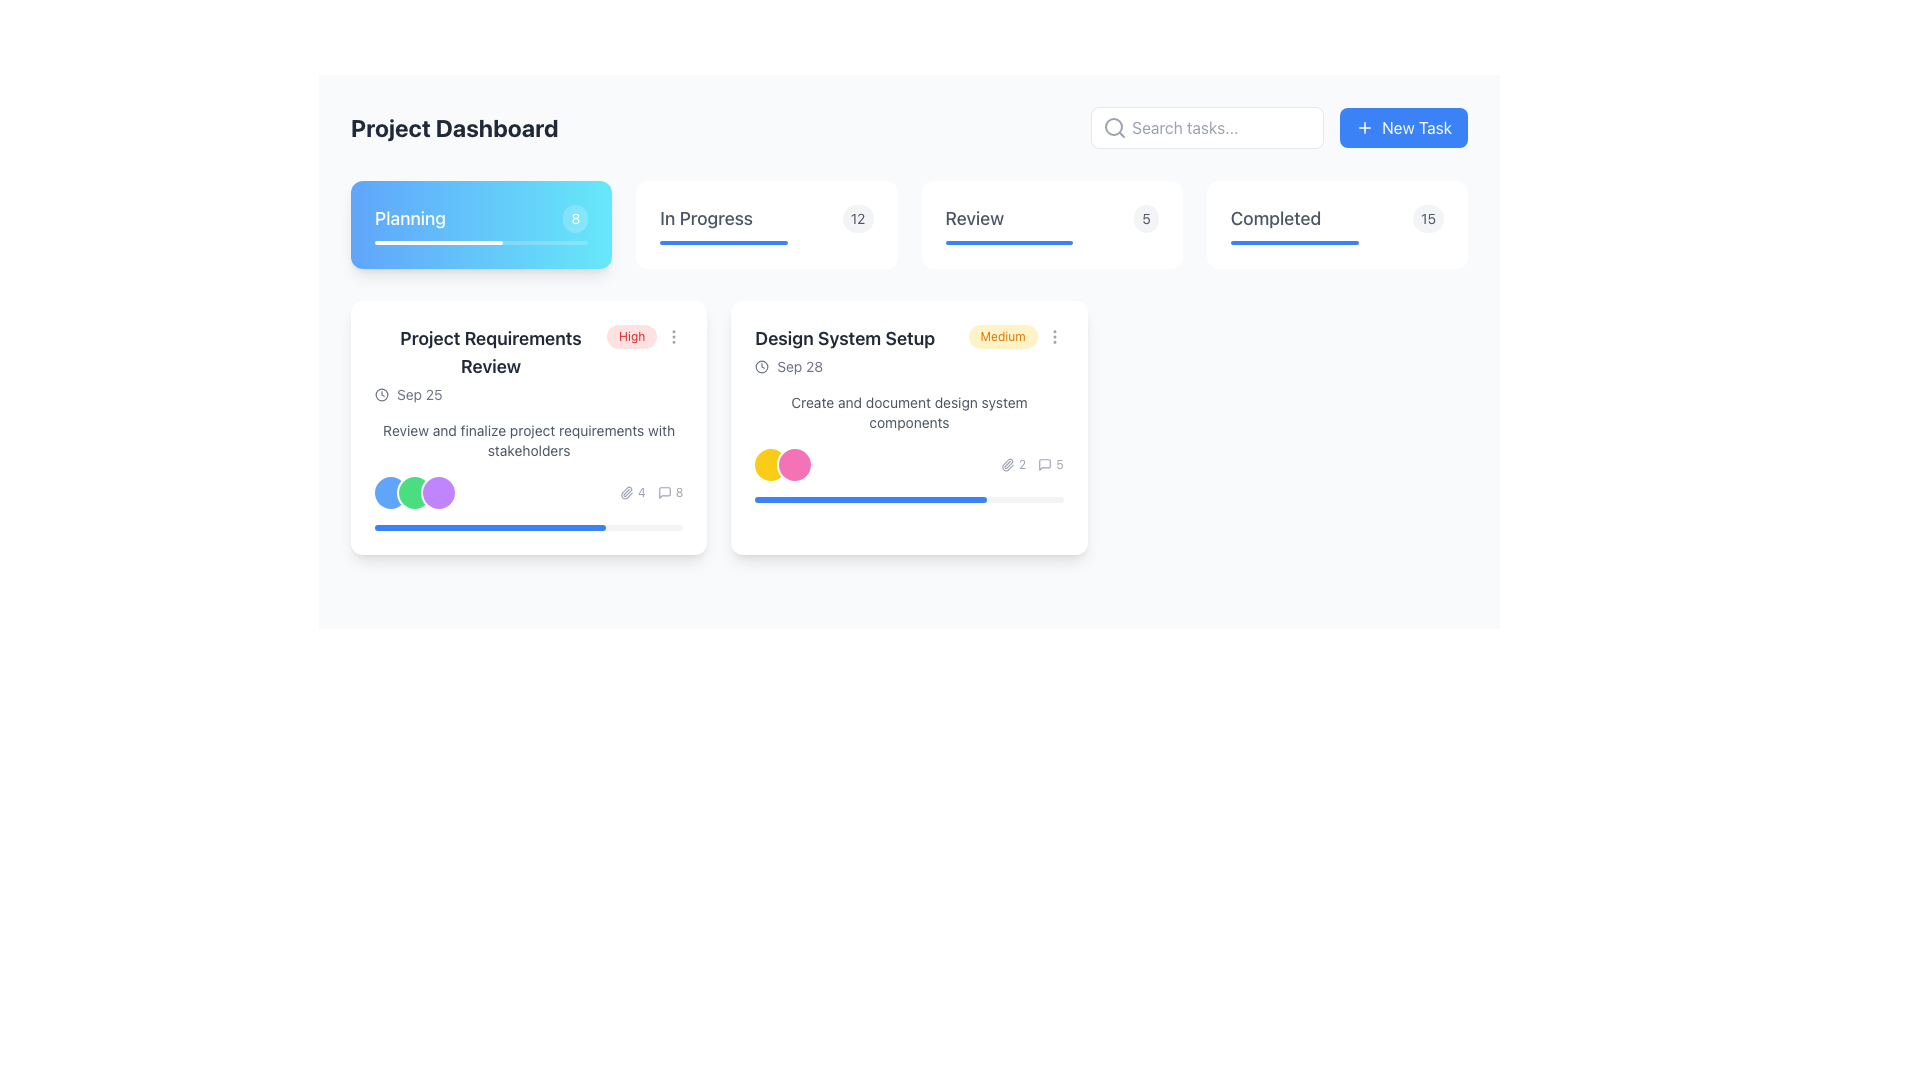 The height and width of the screenshot is (1080, 1920). What do you see at coordinates (390, 493) in the screenshot?
I see `the leftmost circular avatar representing the user 'Sarah' in the collaborator group, located below the 'Project Requirements Review' card` at bounding box center [390, 493].